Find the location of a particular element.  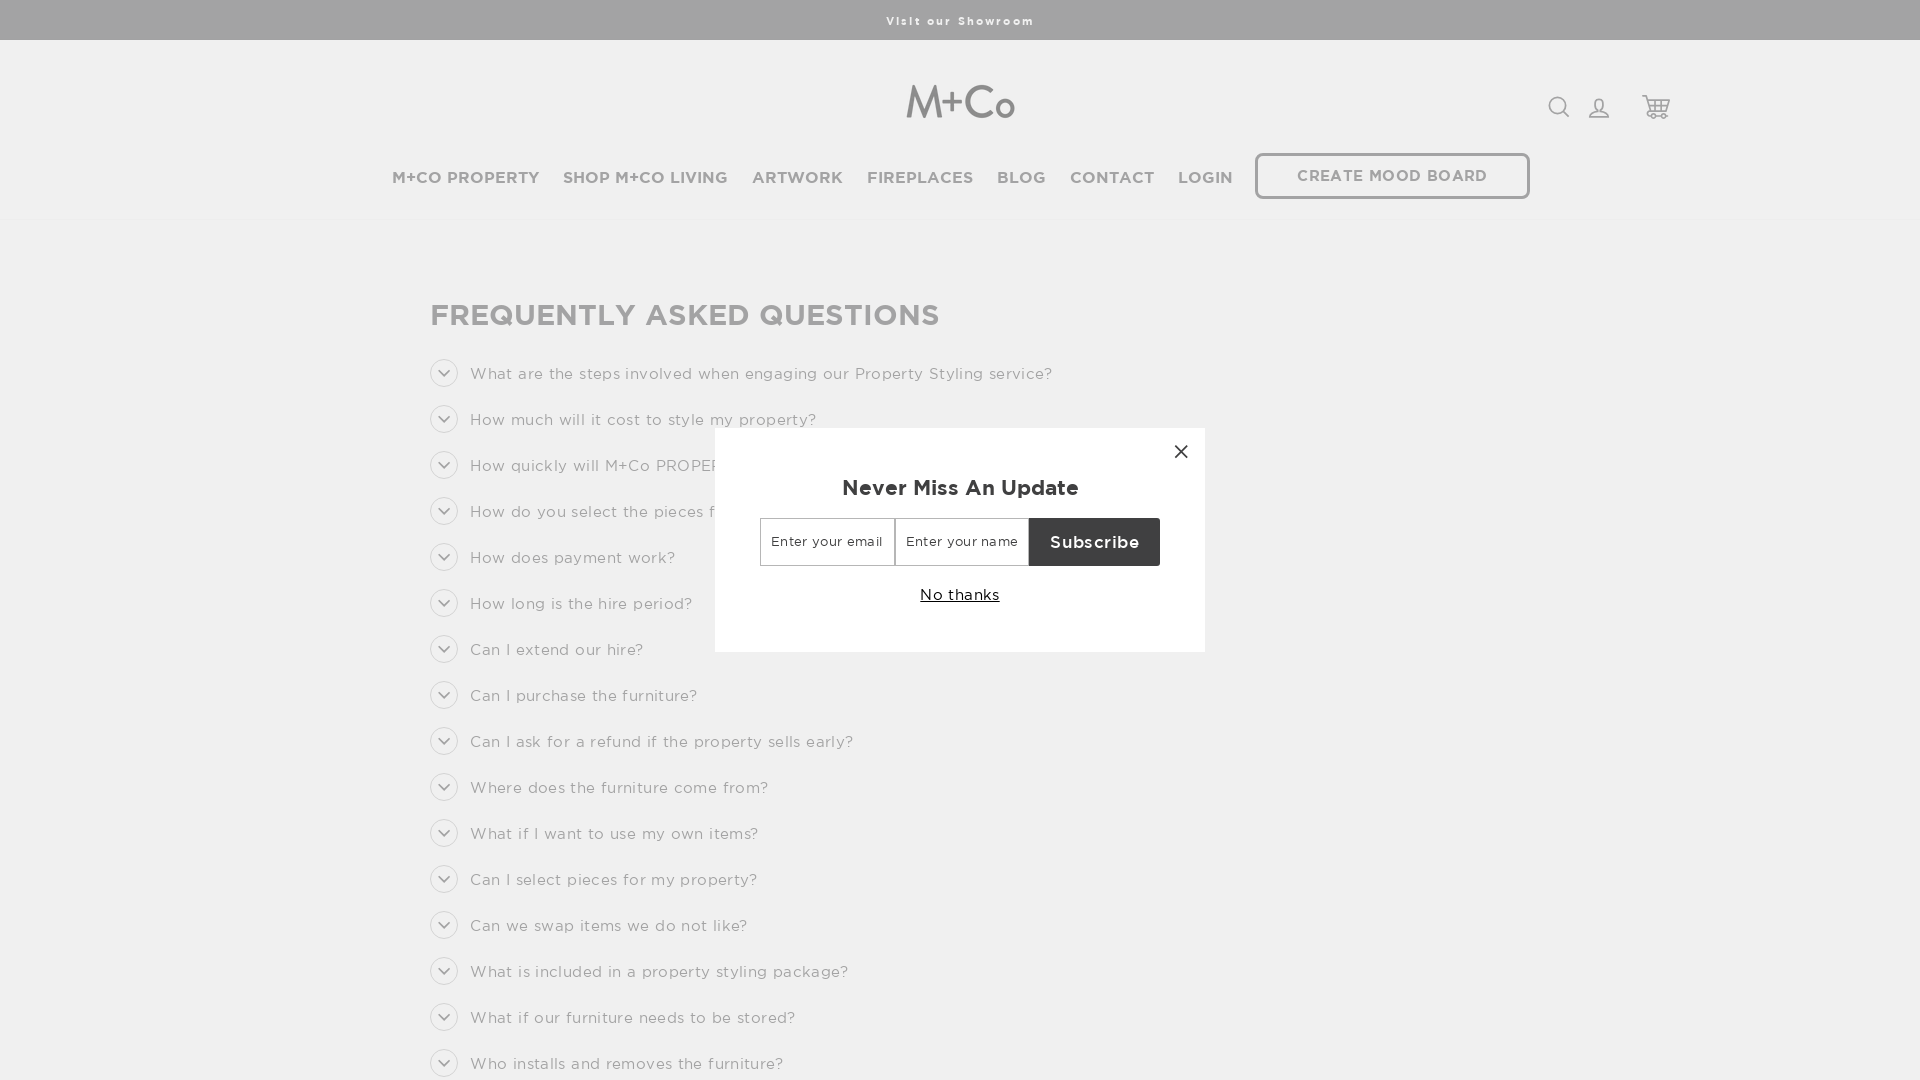

'How much will it cost to style my property?' is located at coordinates (622, 418).